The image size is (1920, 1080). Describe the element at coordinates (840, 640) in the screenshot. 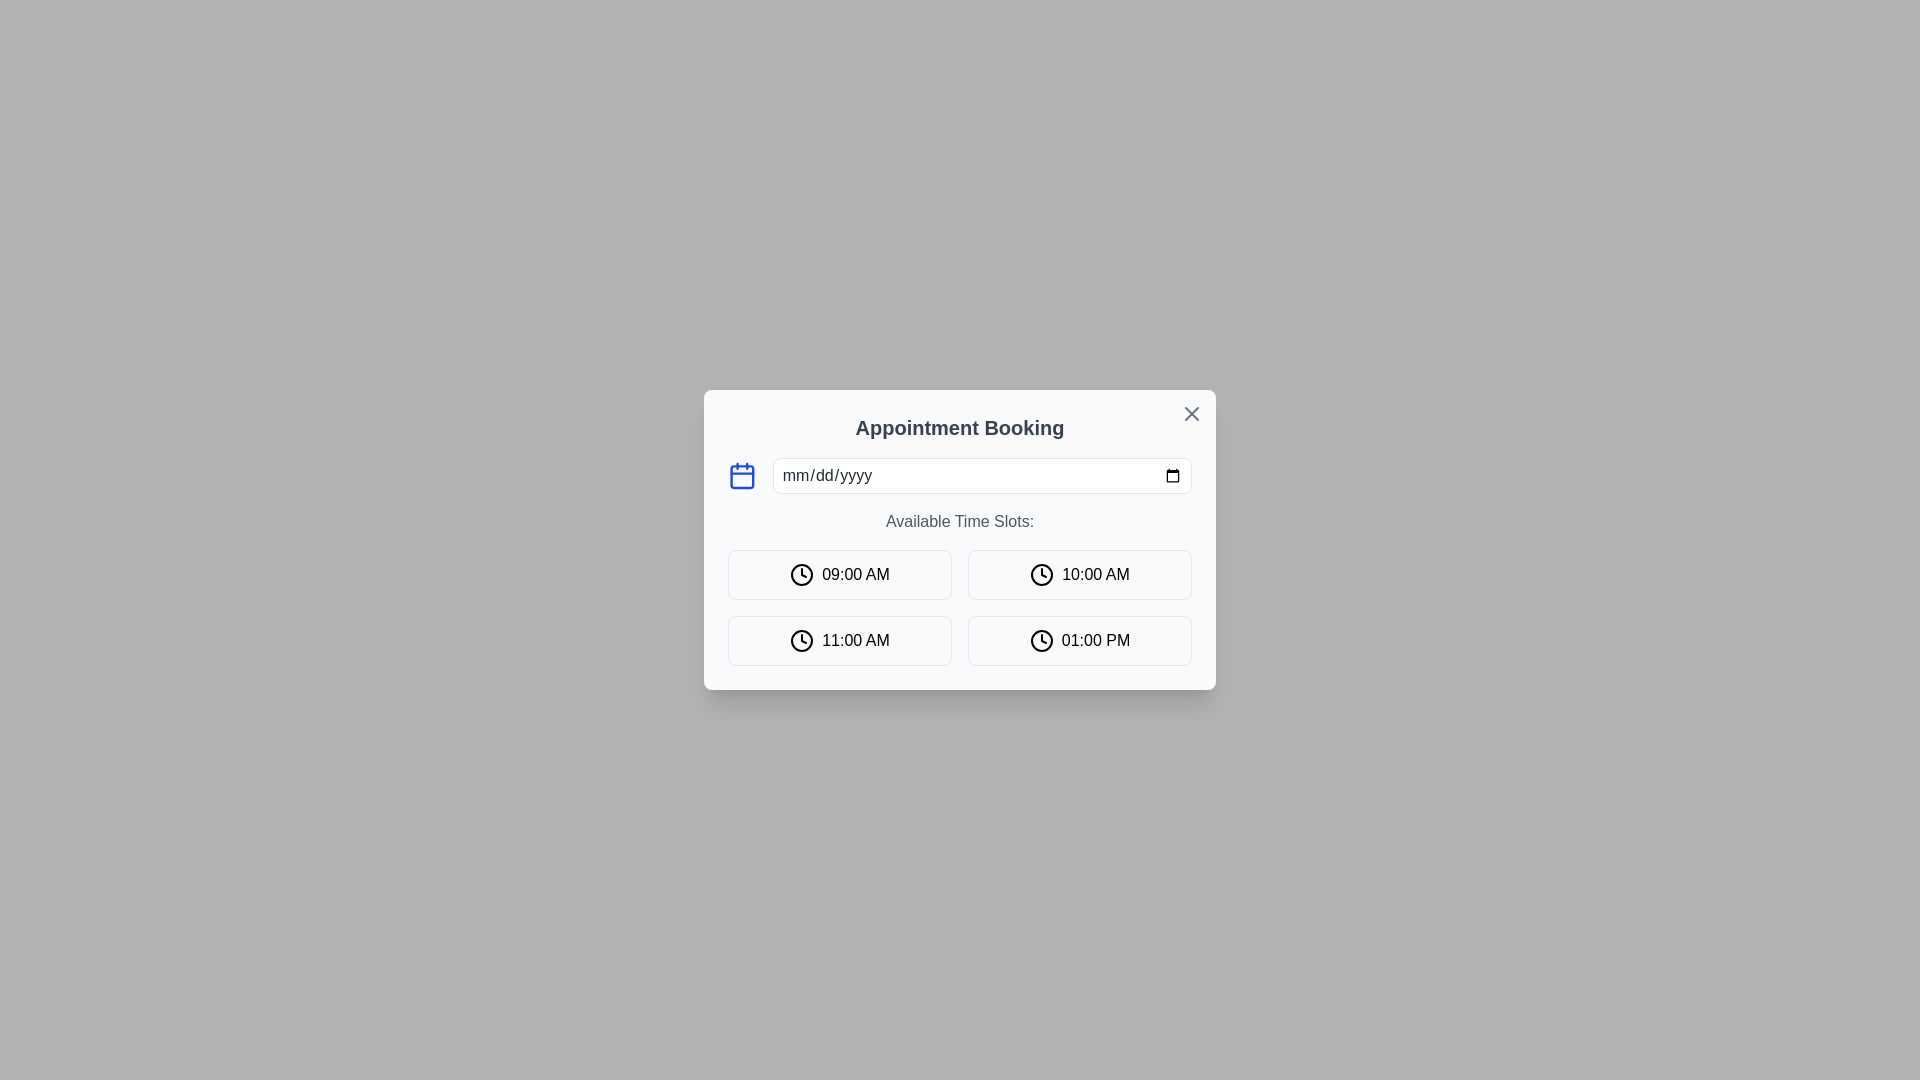

I see `the button labeled '11:00 AM' which is the third button in a layout of four options, positioned in the second row, first column, directly below the button labeled '09:00 AM'` at that location.